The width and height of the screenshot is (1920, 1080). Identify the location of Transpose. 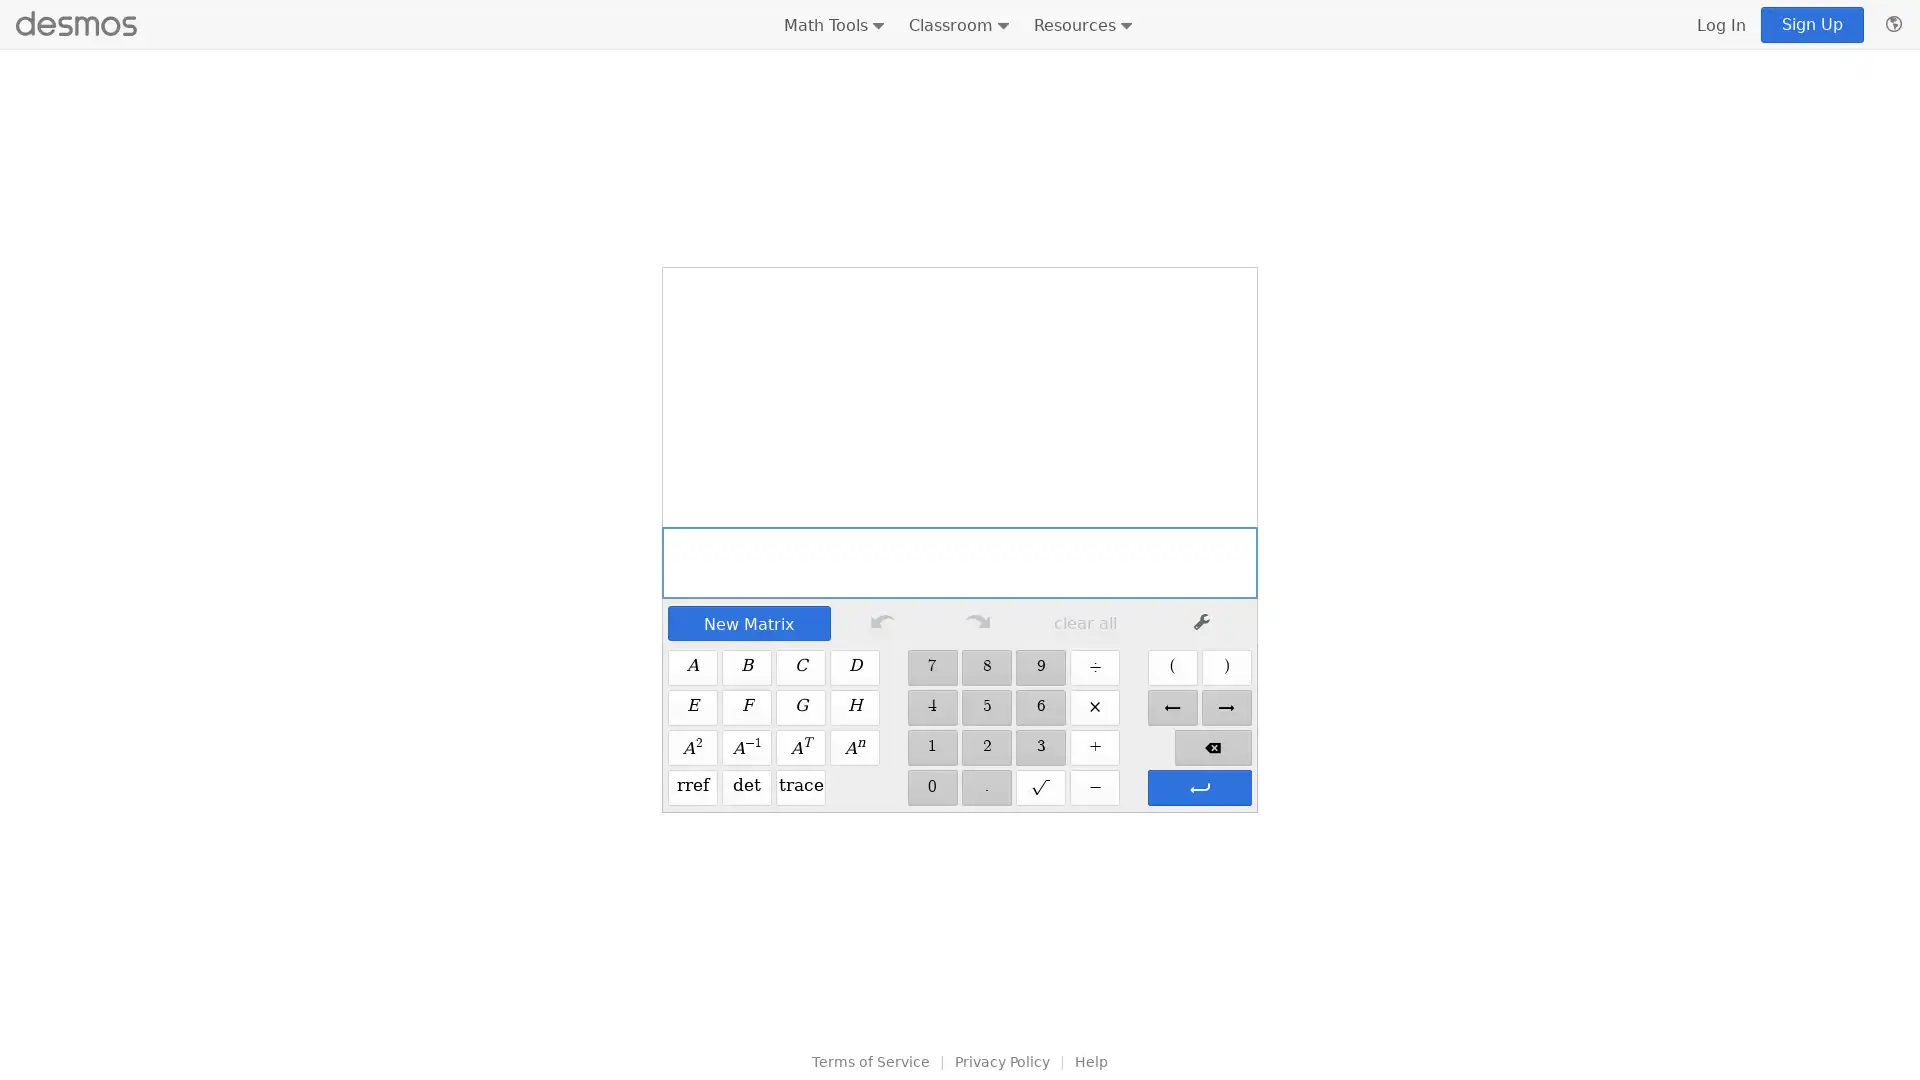
(801, 748).